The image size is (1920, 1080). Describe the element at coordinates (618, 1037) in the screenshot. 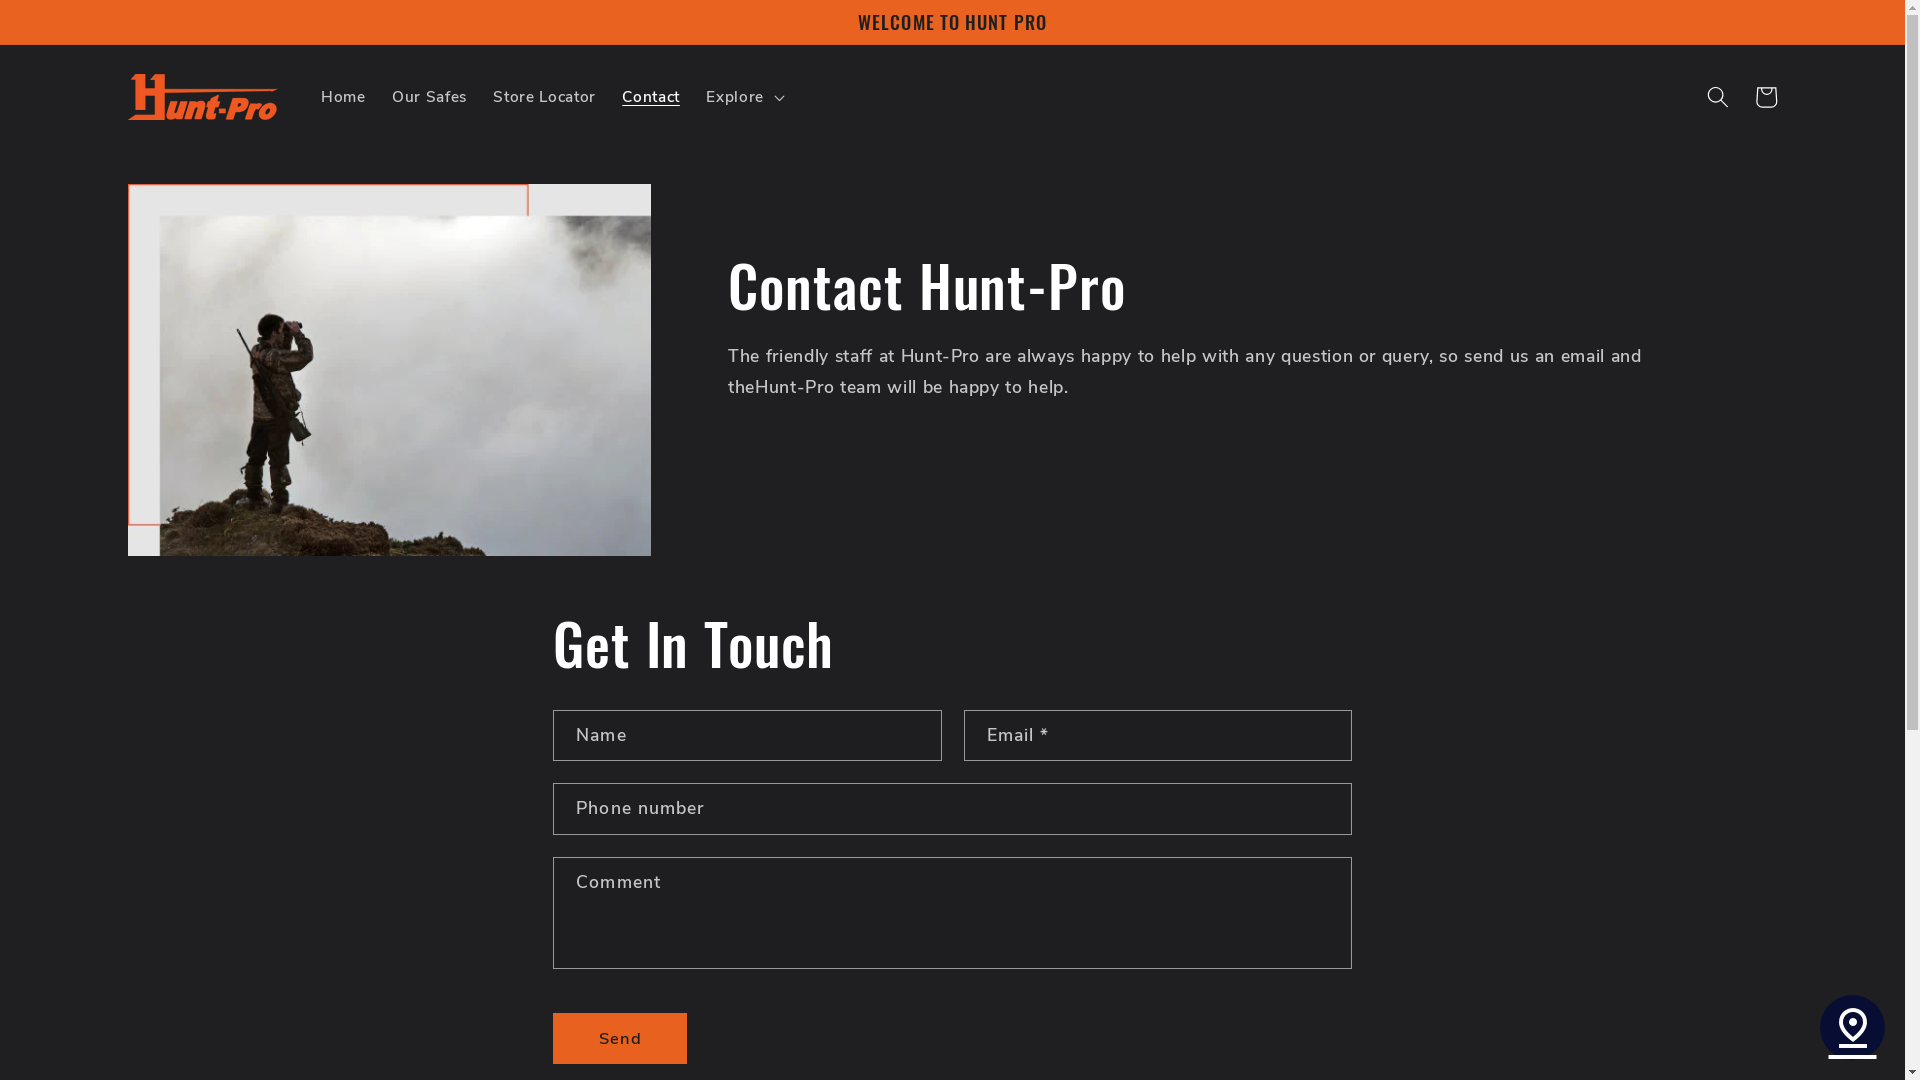

I see `'Send'` at that location.